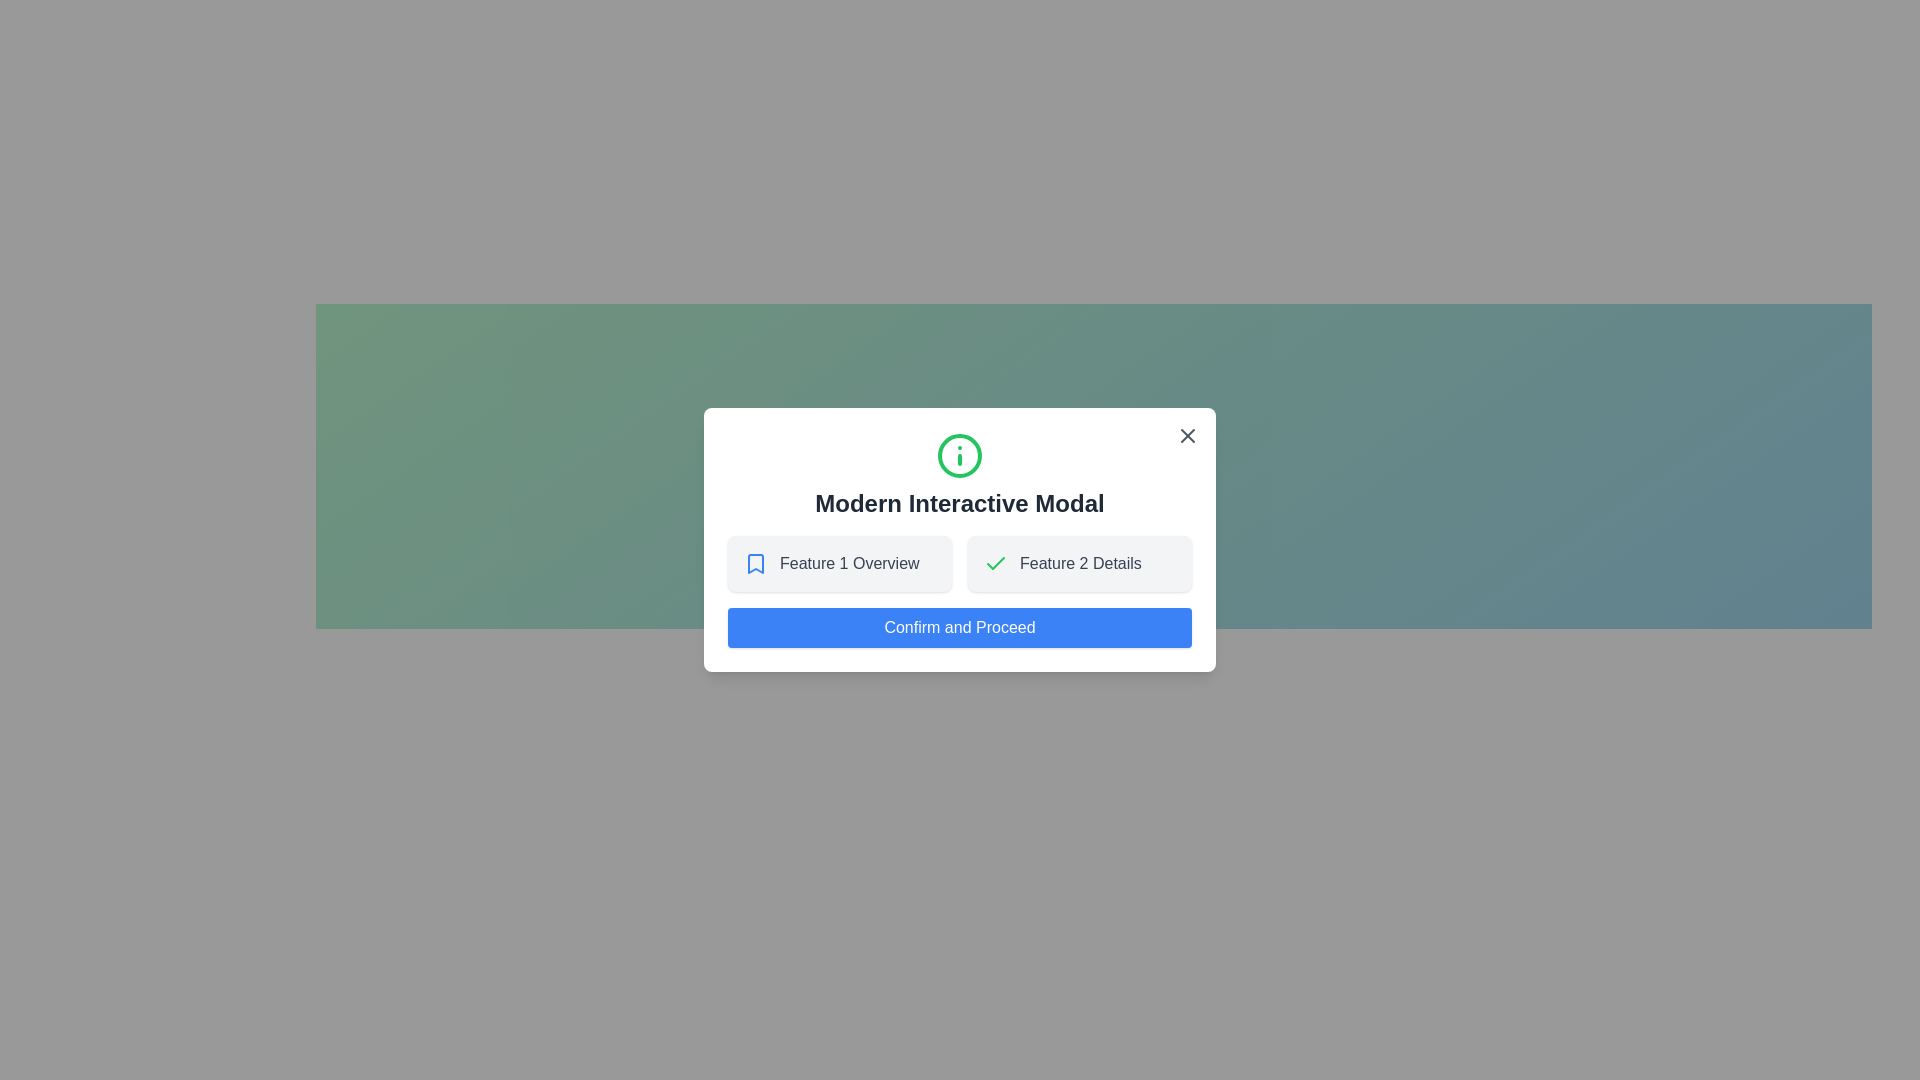 The width and height of the screenshot is (1920, 1080). What do you see at coordinates (1188, 434) in the screenshot?
I see `the close button located at the top-right corner of the 'Modern Interactive Modal'` at bounding box center [1188, 434].